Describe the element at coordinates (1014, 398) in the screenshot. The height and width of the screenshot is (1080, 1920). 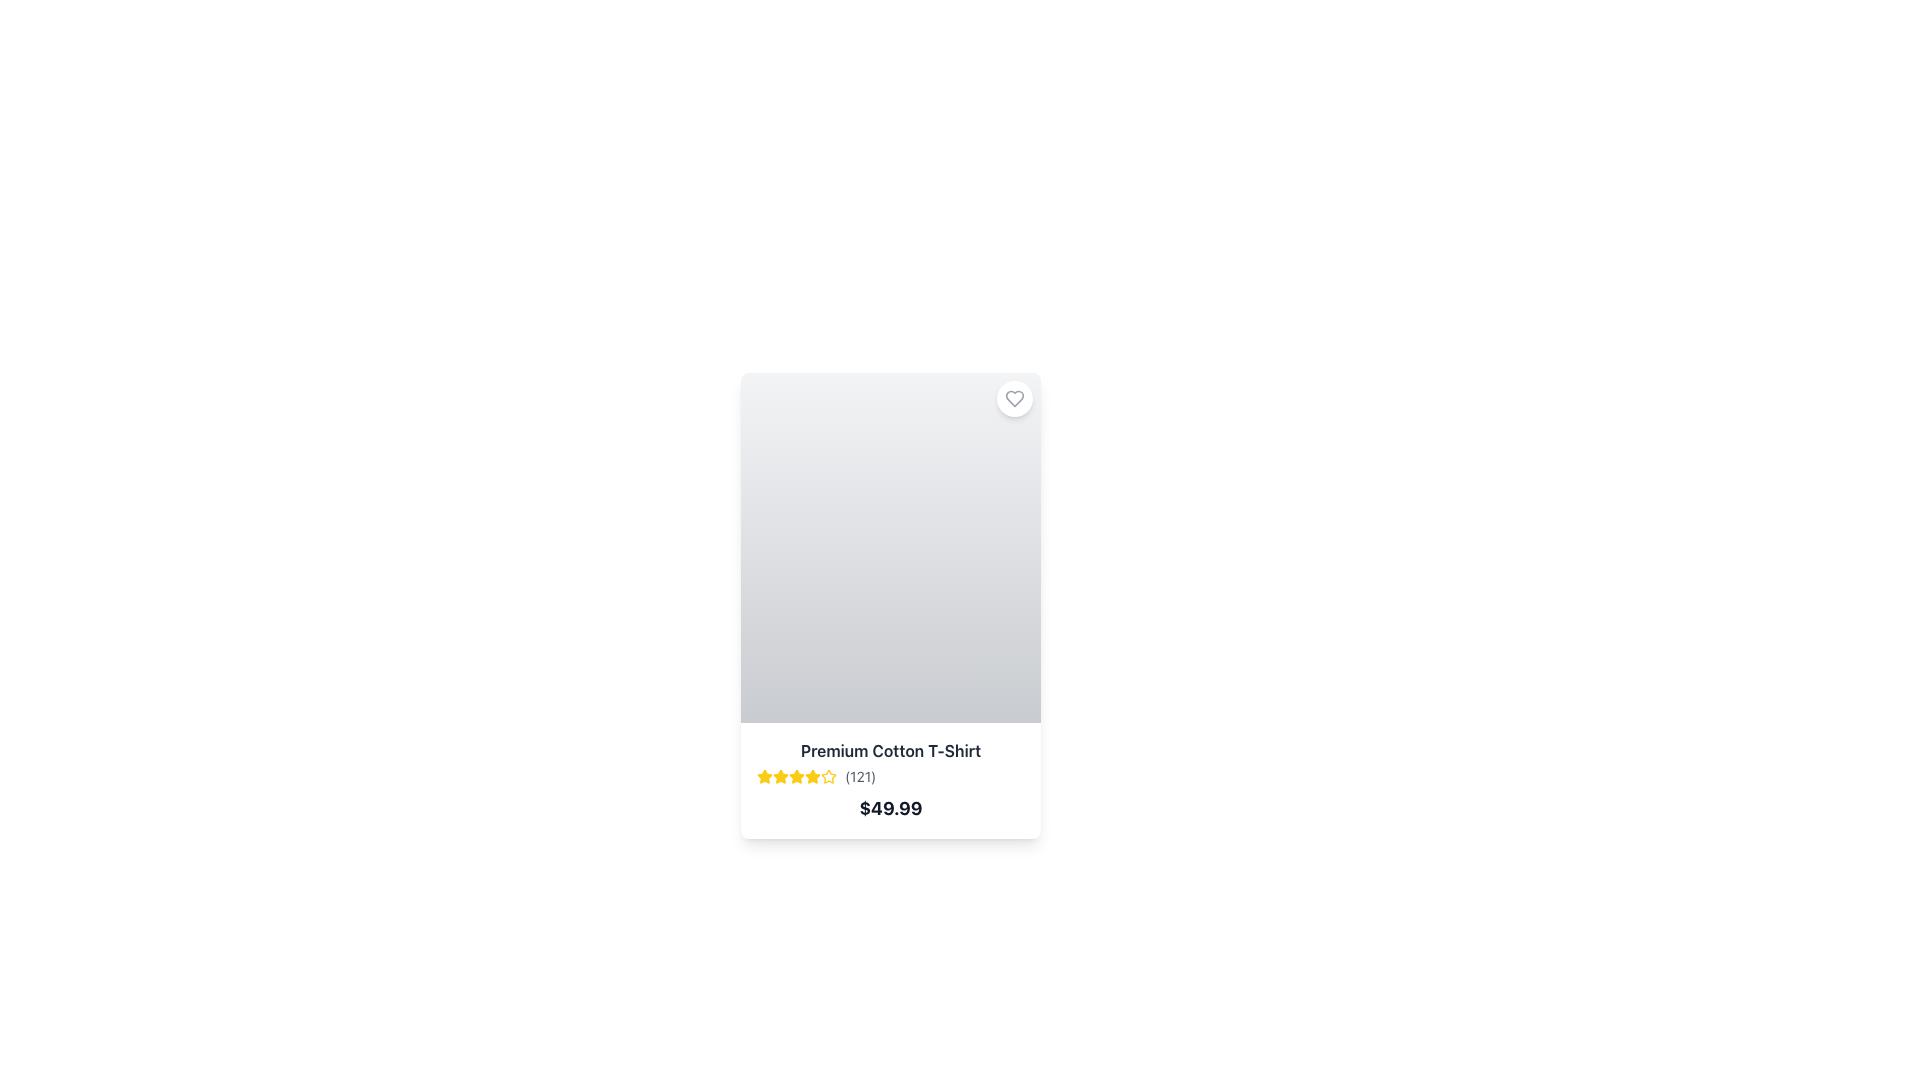
I see `the heart-shaped icon button located in the top-right corner of the card interface to favorite it` at that location.